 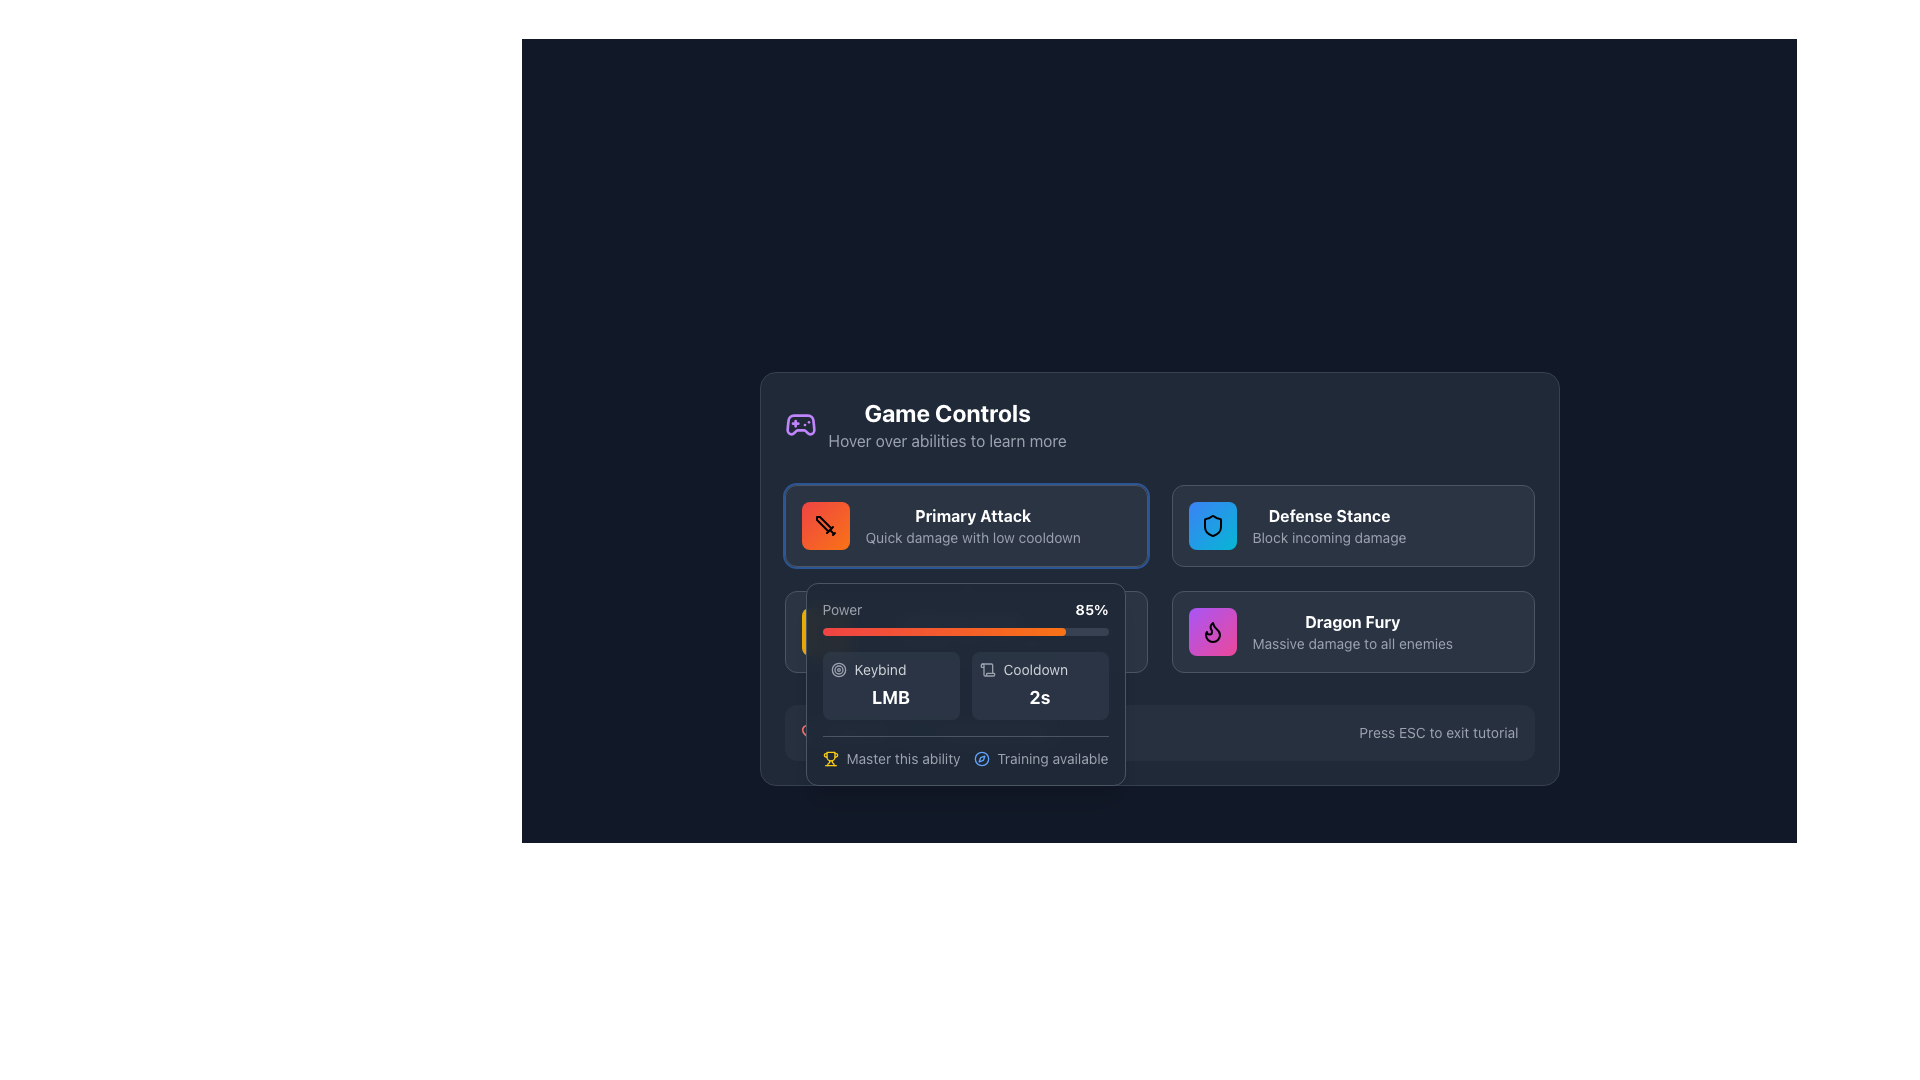 What do you see at coordinates (965, 632) in the screenshot?
I see `the 'Power' progress bar, which visually represents a metric at 85%` at bounding box center [965, 632].